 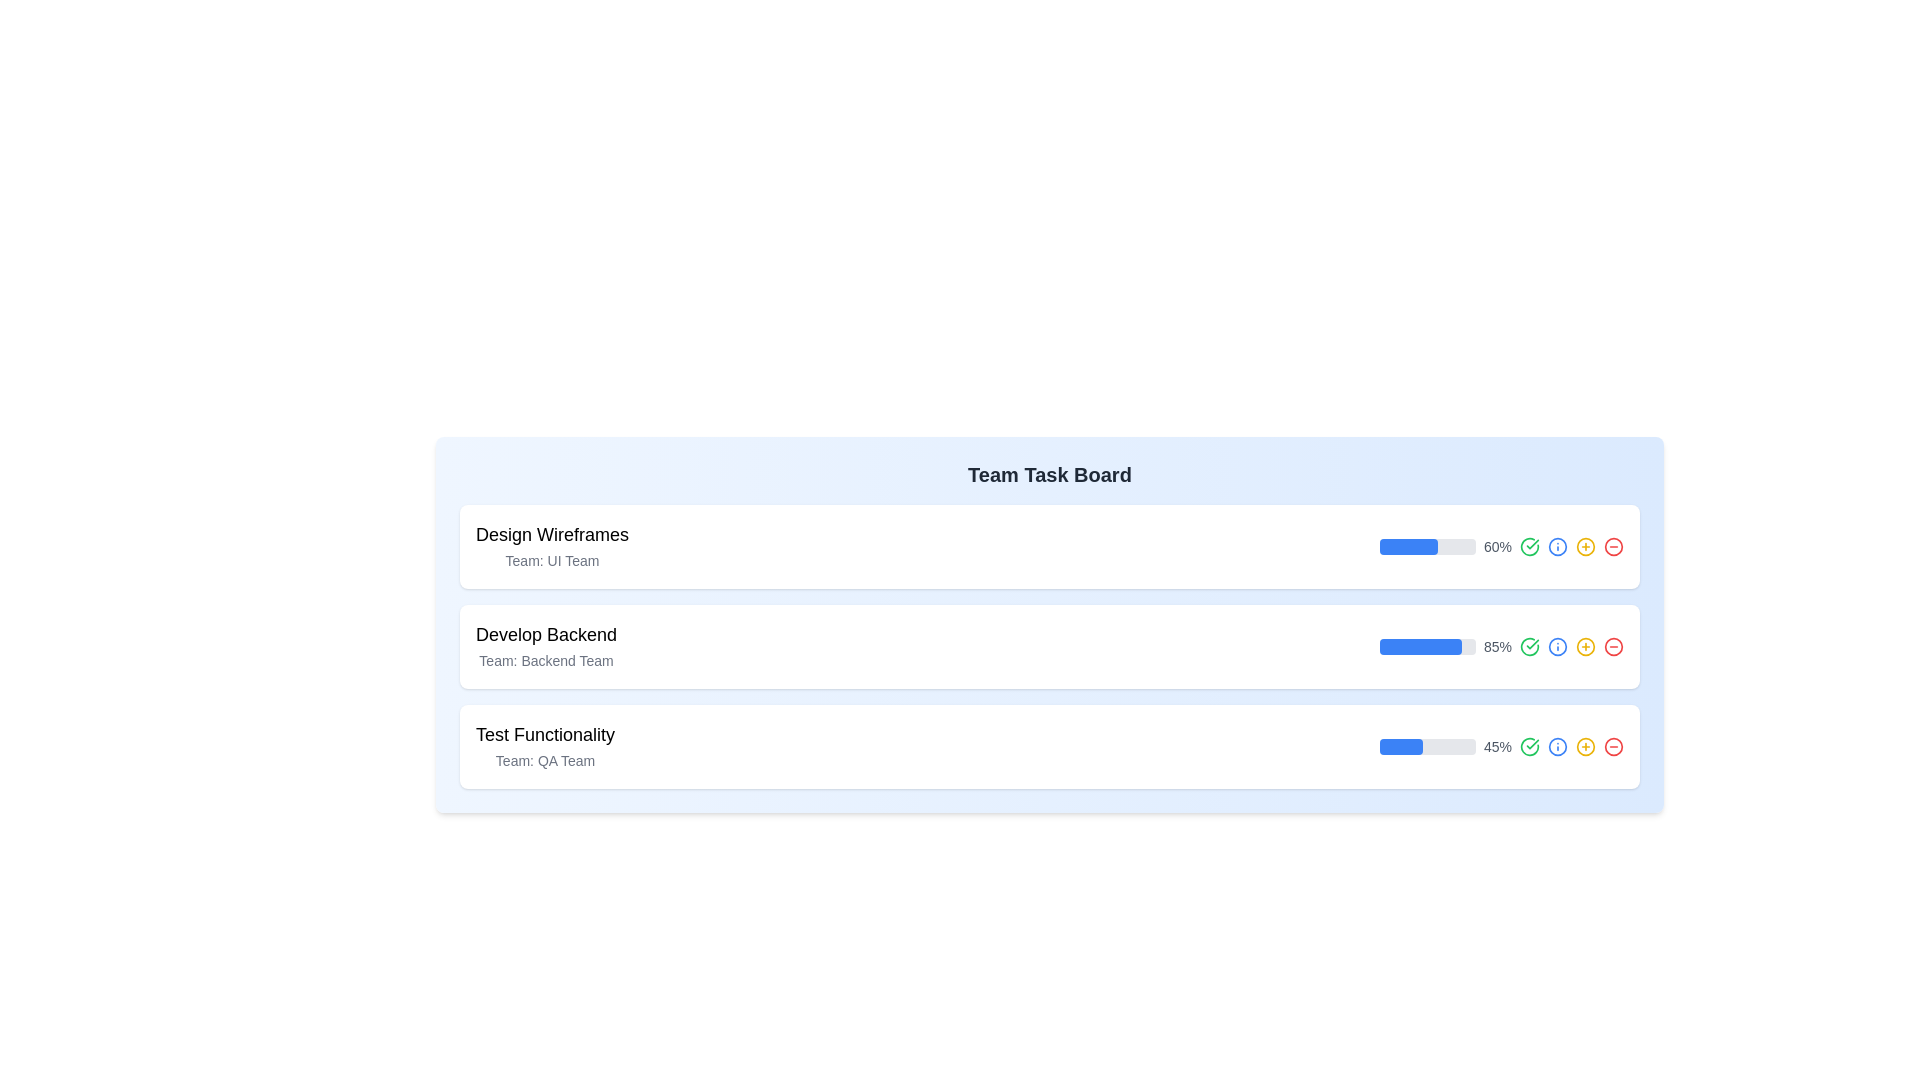 I want to click on the progress bar located in the 'Design Wireframes' section on the Team Task Board, which visually indicates the completion percentage of 60%, so click(x=1426, y=547).